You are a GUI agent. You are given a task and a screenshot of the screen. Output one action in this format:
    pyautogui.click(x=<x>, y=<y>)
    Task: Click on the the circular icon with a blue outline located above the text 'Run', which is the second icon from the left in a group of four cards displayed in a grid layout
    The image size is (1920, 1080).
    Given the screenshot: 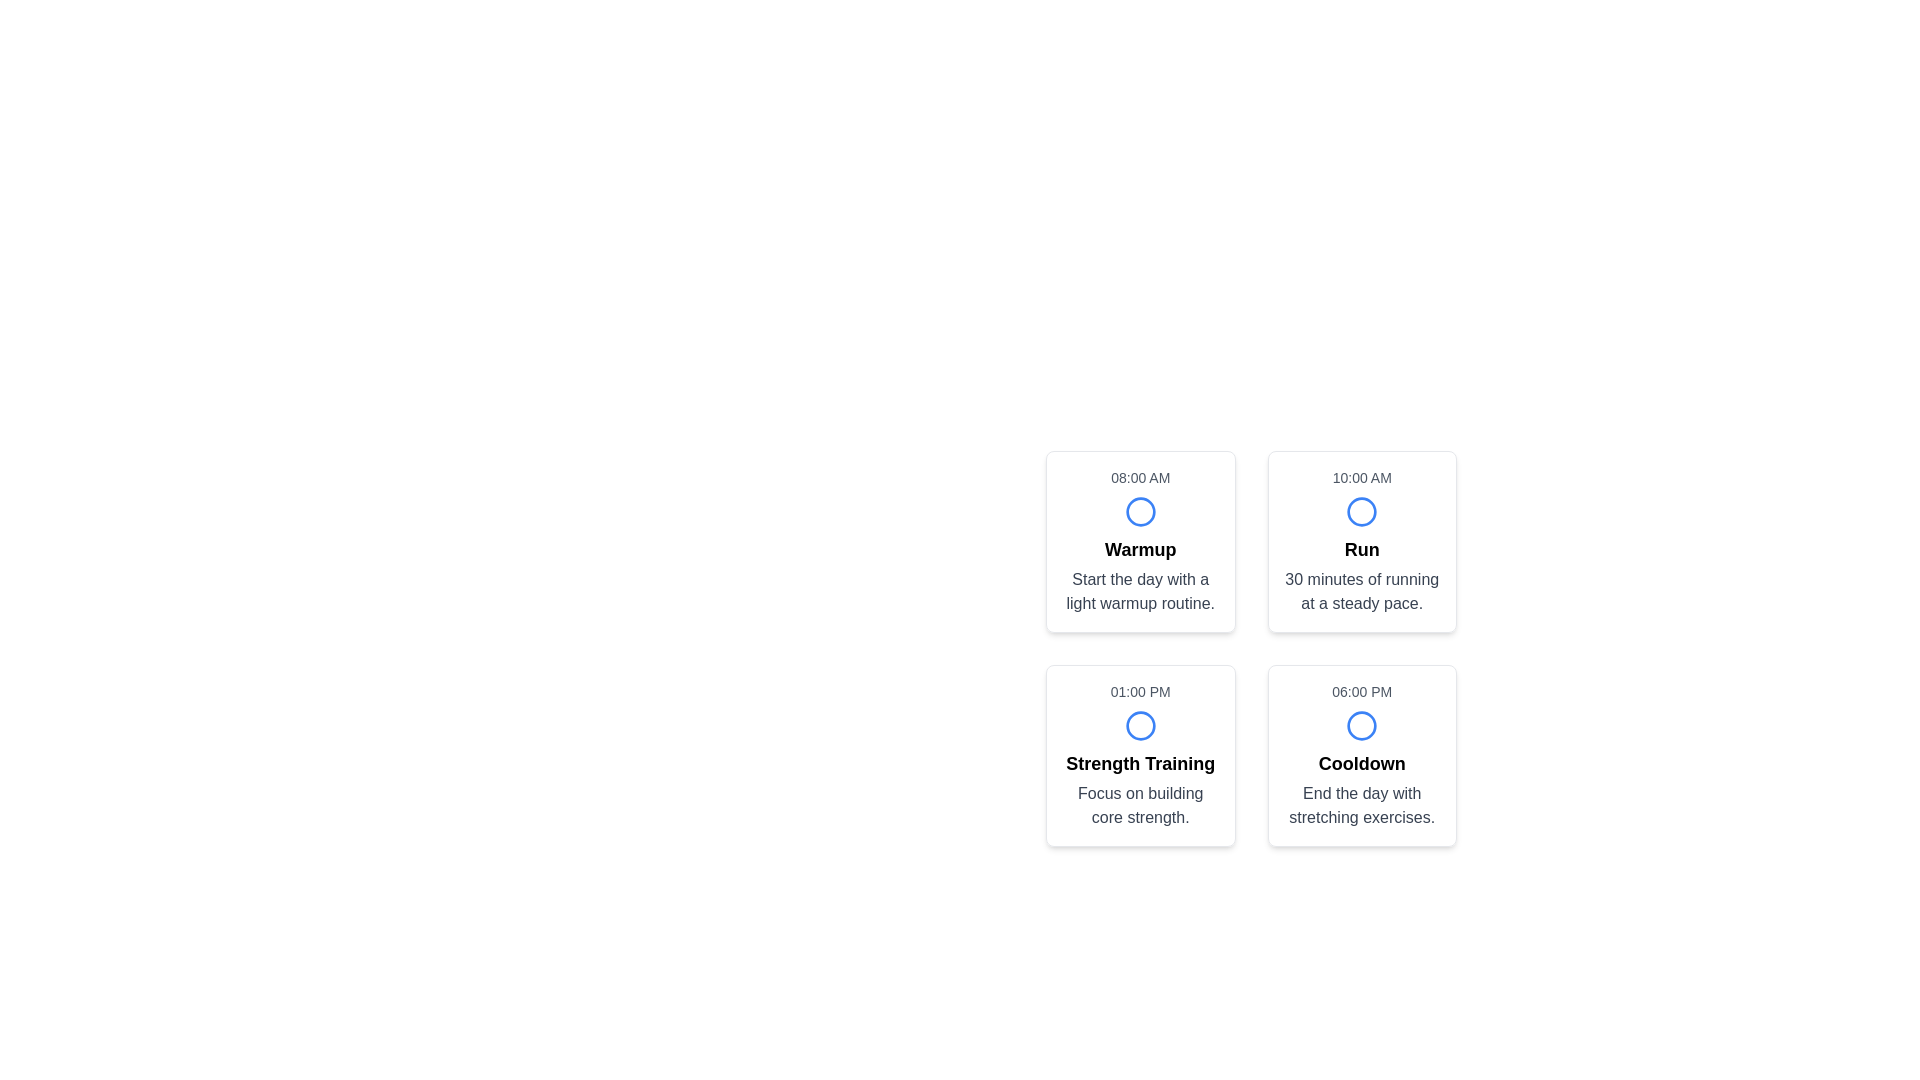 What is the action you would take?
    pyautogui.click(x=1361, y=511)
    